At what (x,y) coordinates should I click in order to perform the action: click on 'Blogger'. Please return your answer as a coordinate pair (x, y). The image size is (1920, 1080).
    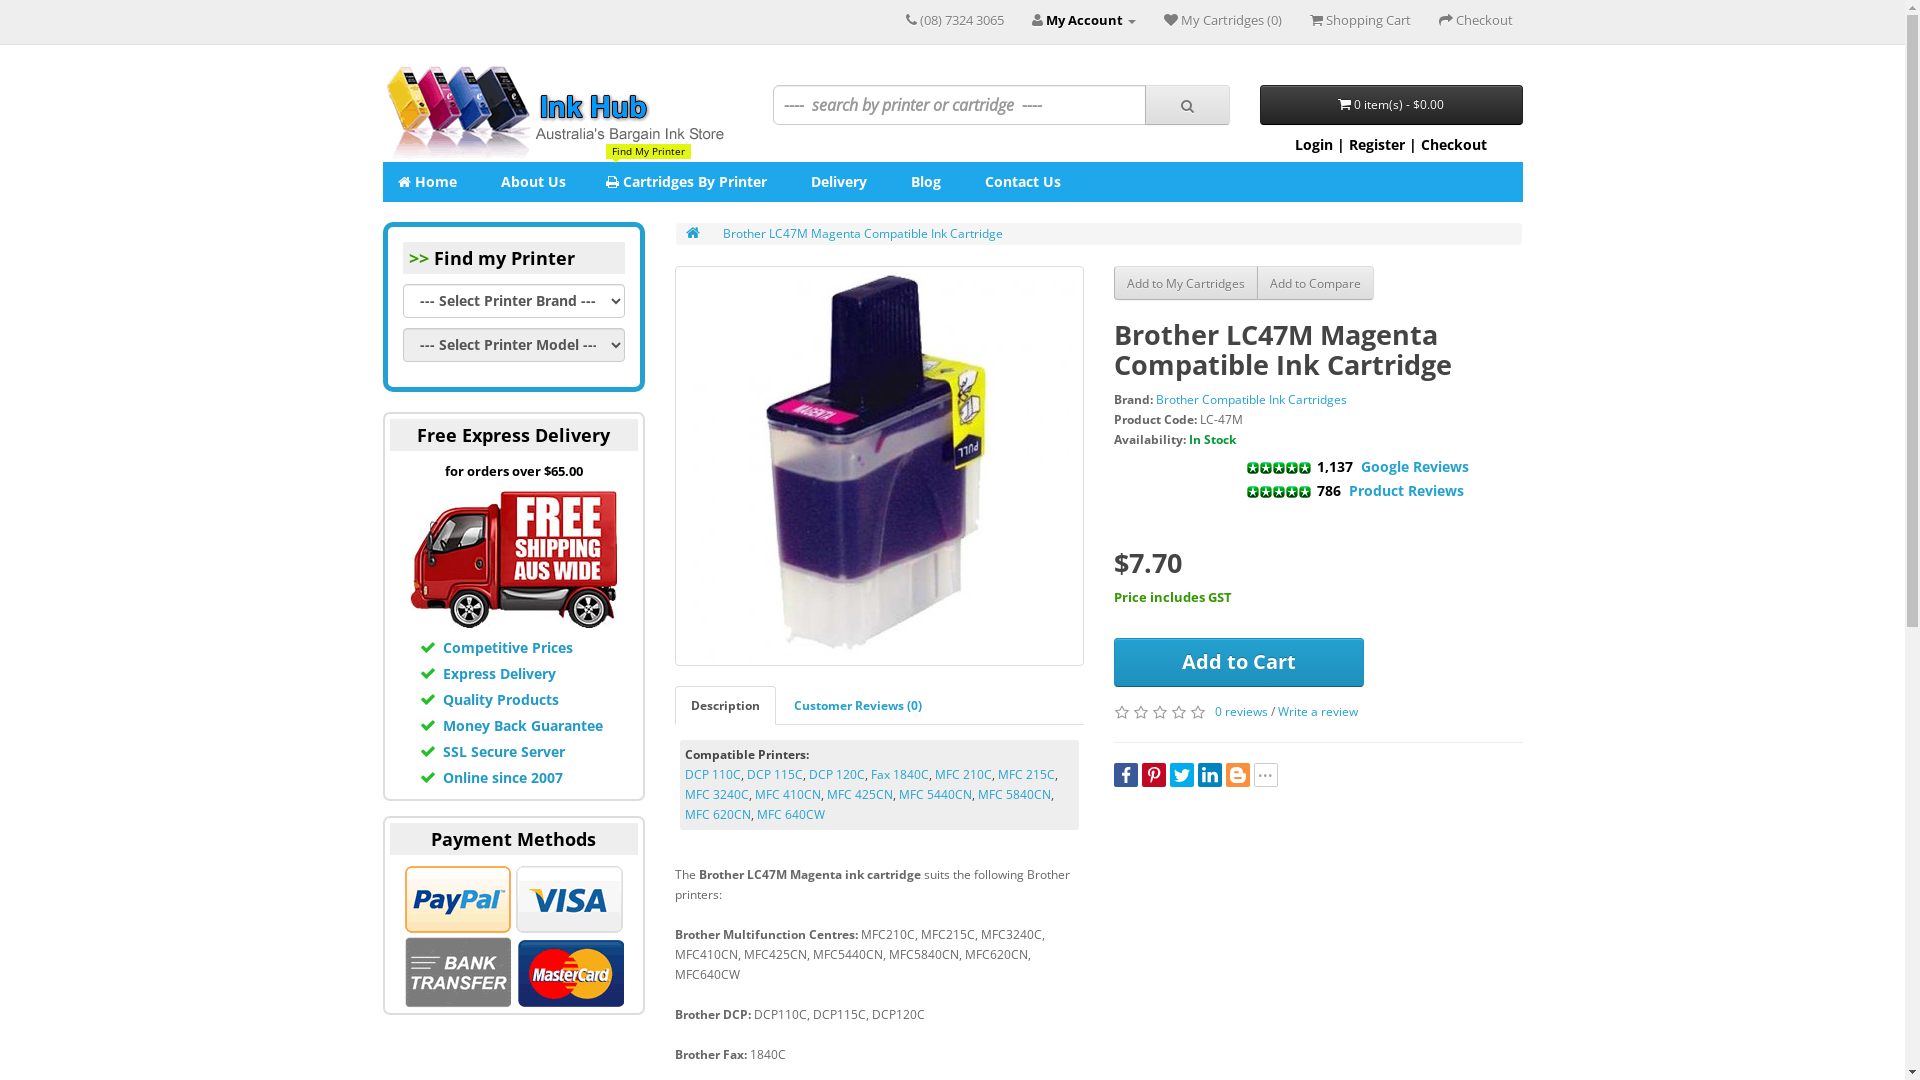
    Looking at the image, I should click on (1224, 774).